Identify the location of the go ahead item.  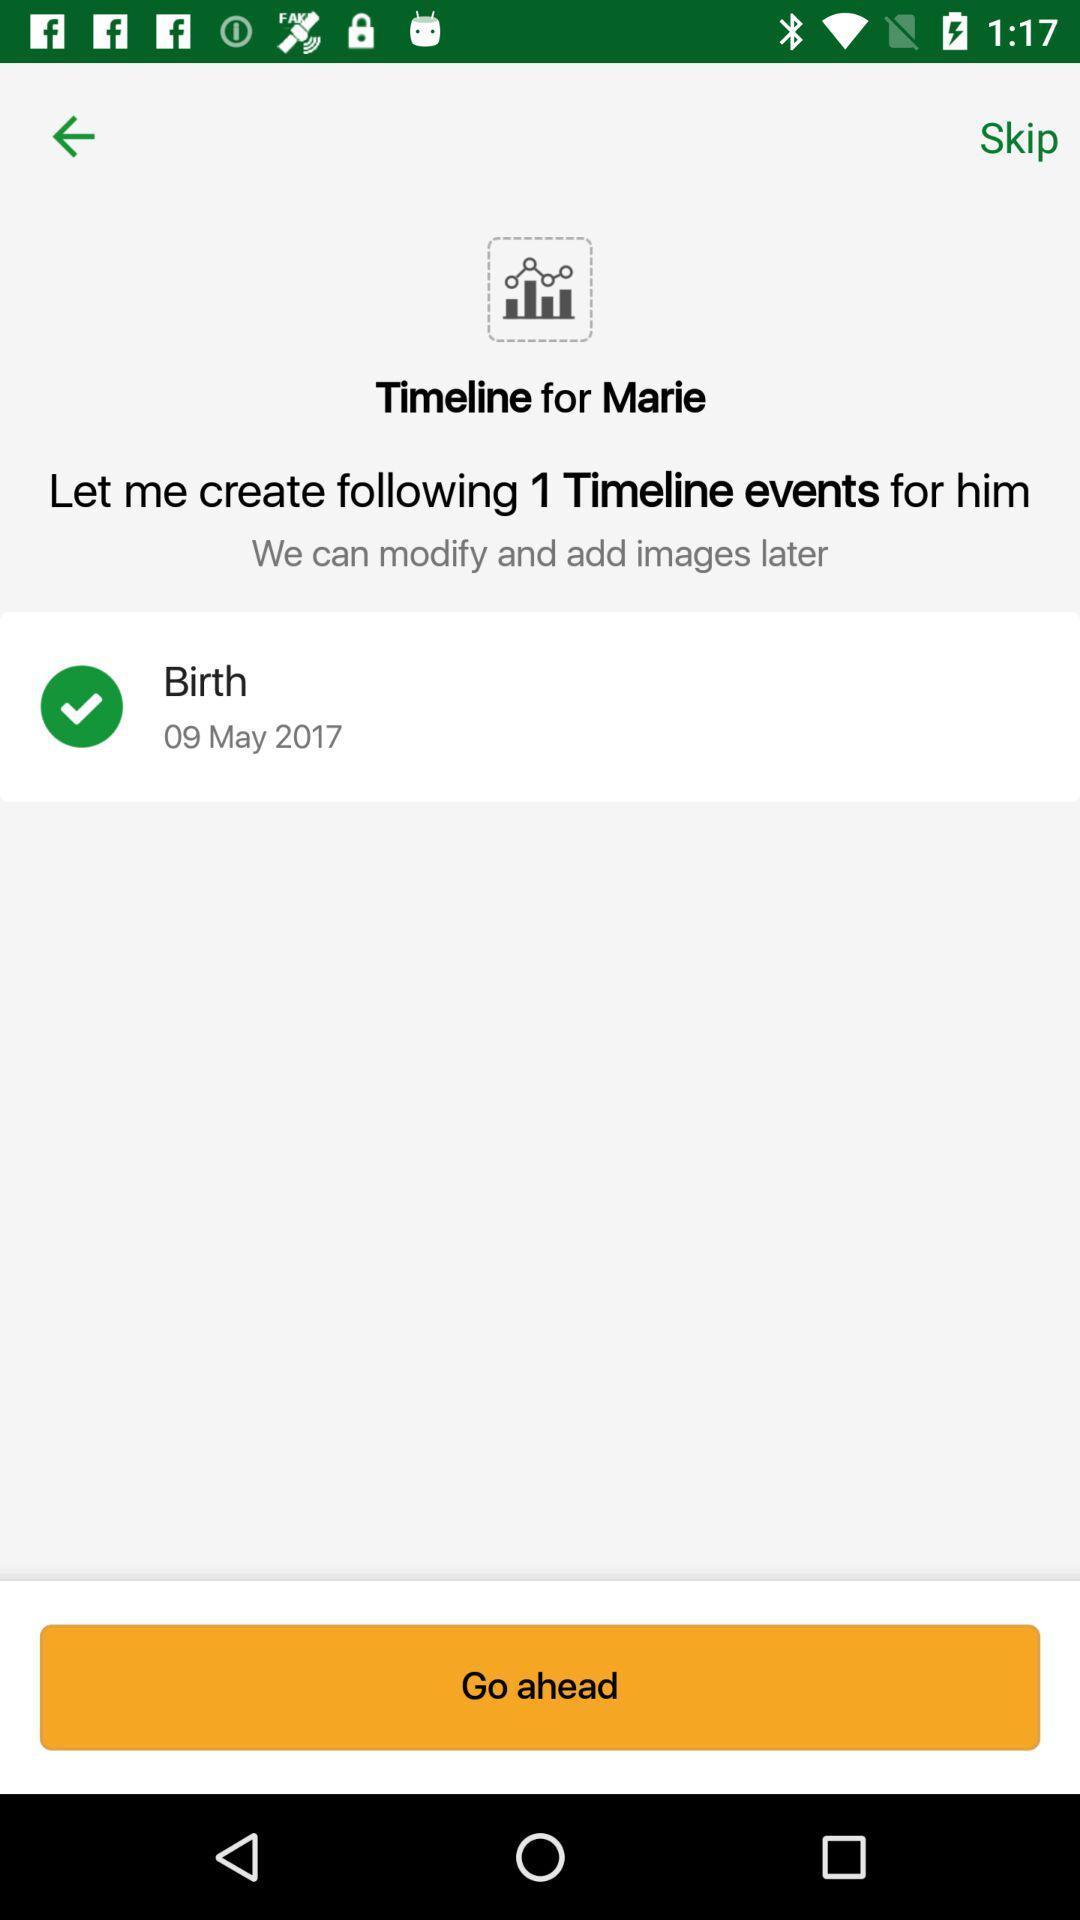
(540, 1686).